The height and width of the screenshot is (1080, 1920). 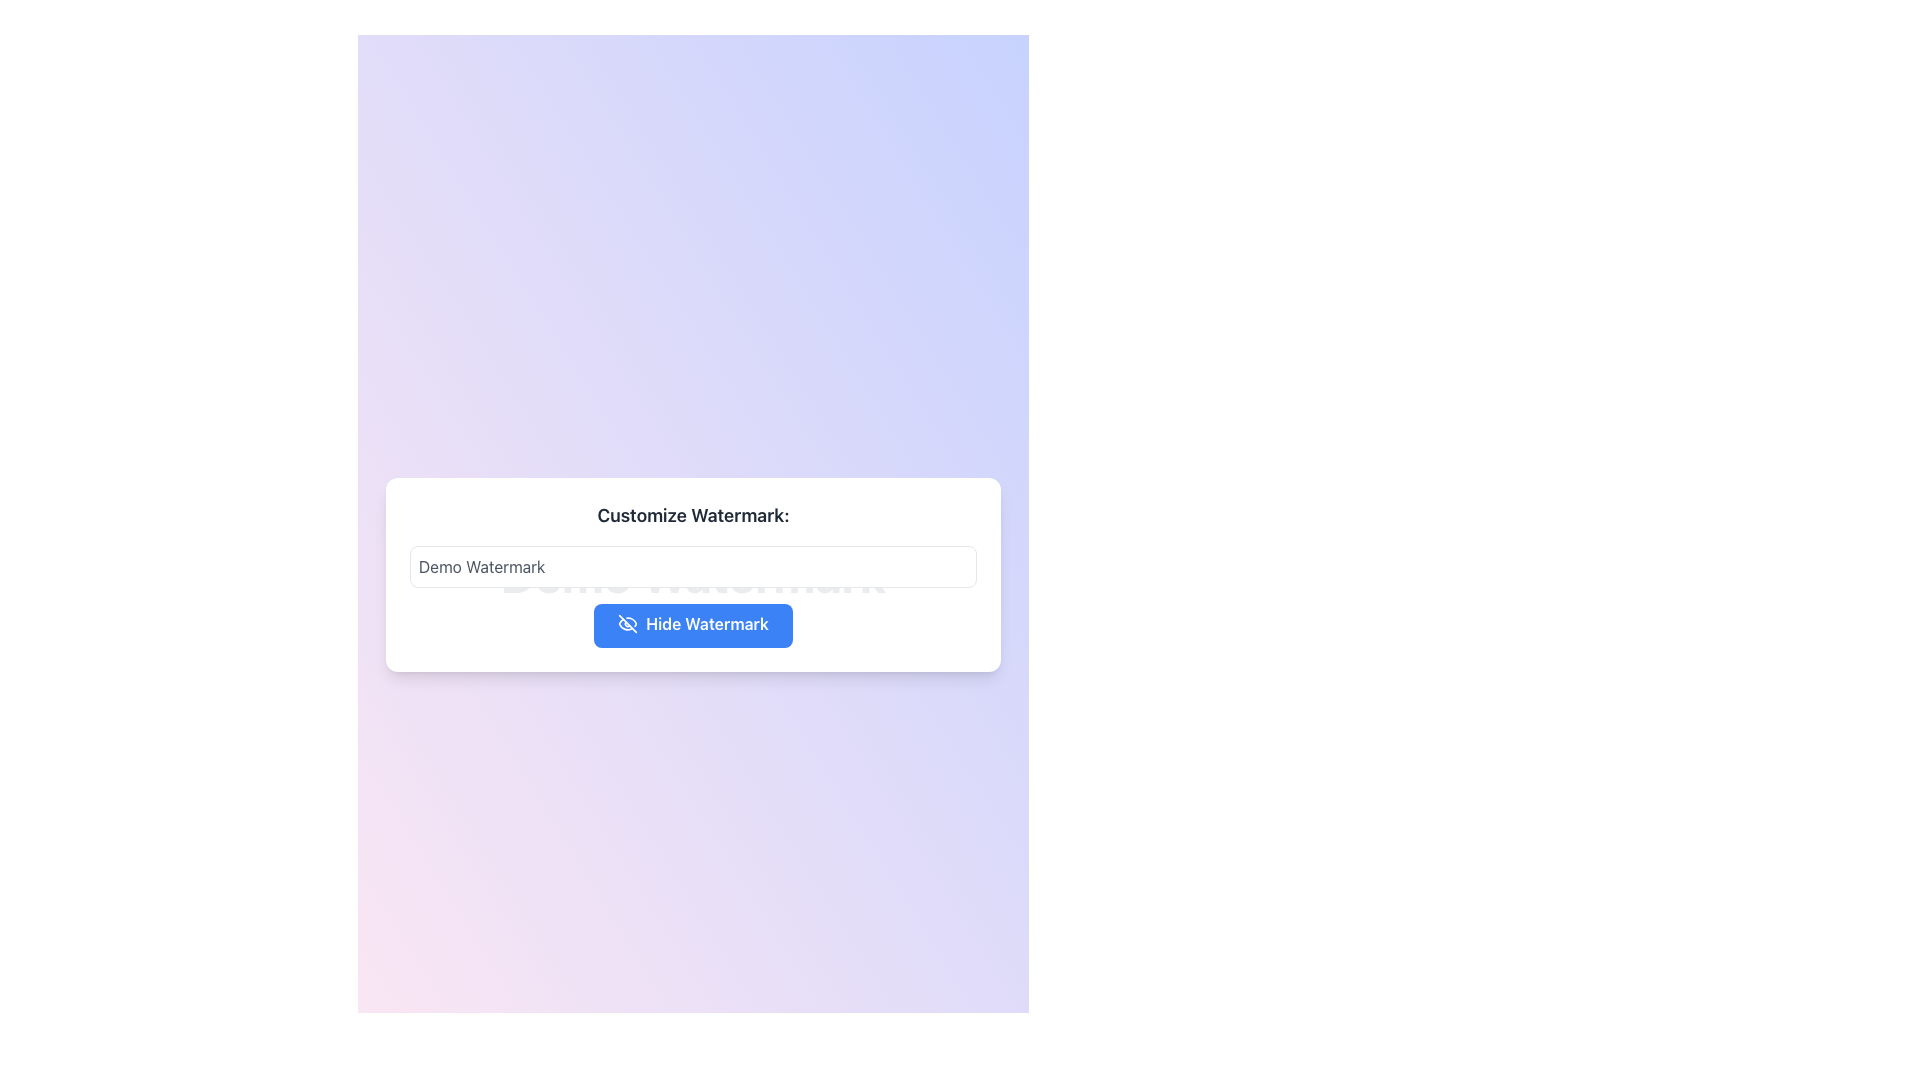 I want to click on the text label that explains the purpose of the input field for customizing watermark text, located above the corresponding input field, so click(x=693, y=515).